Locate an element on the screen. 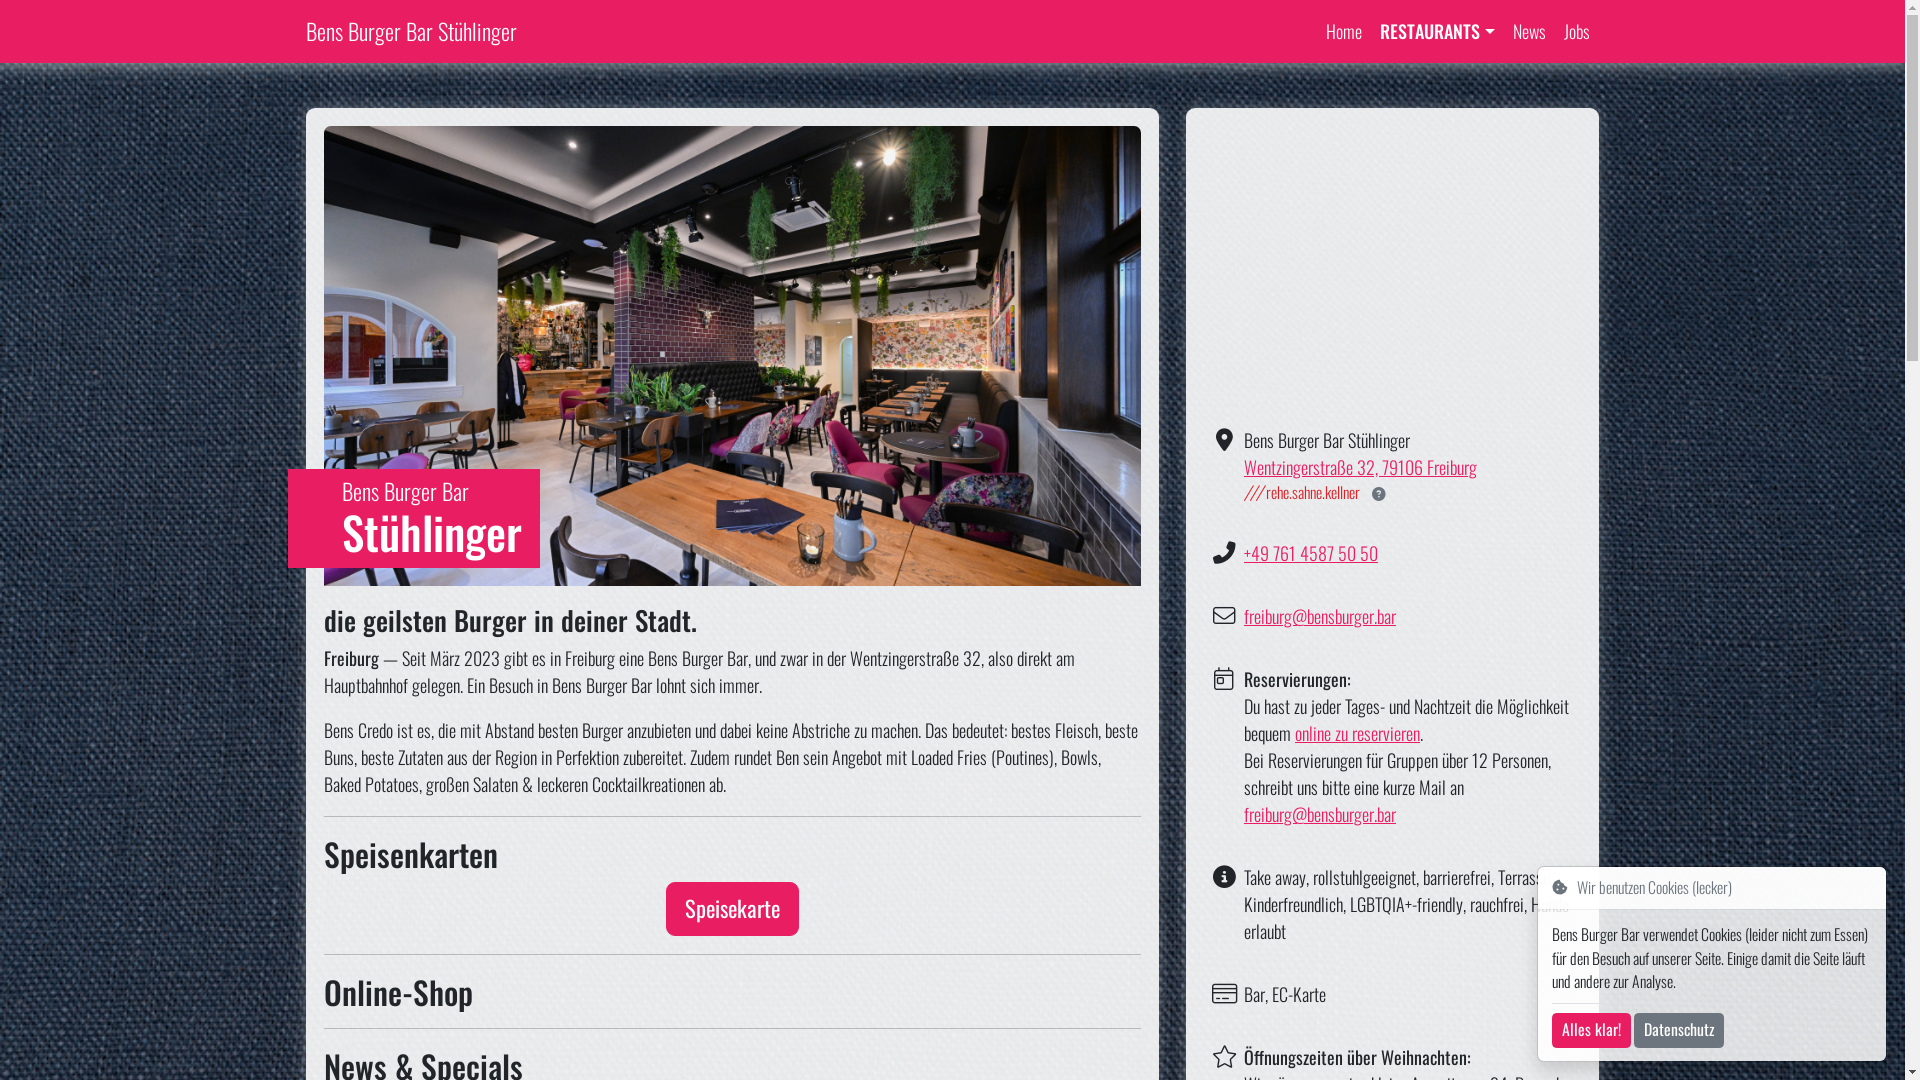 The width and height of the screenshot is (1920, 1080). 'freiburg@bensburger.bar' is located at coordinates (1320, 615).